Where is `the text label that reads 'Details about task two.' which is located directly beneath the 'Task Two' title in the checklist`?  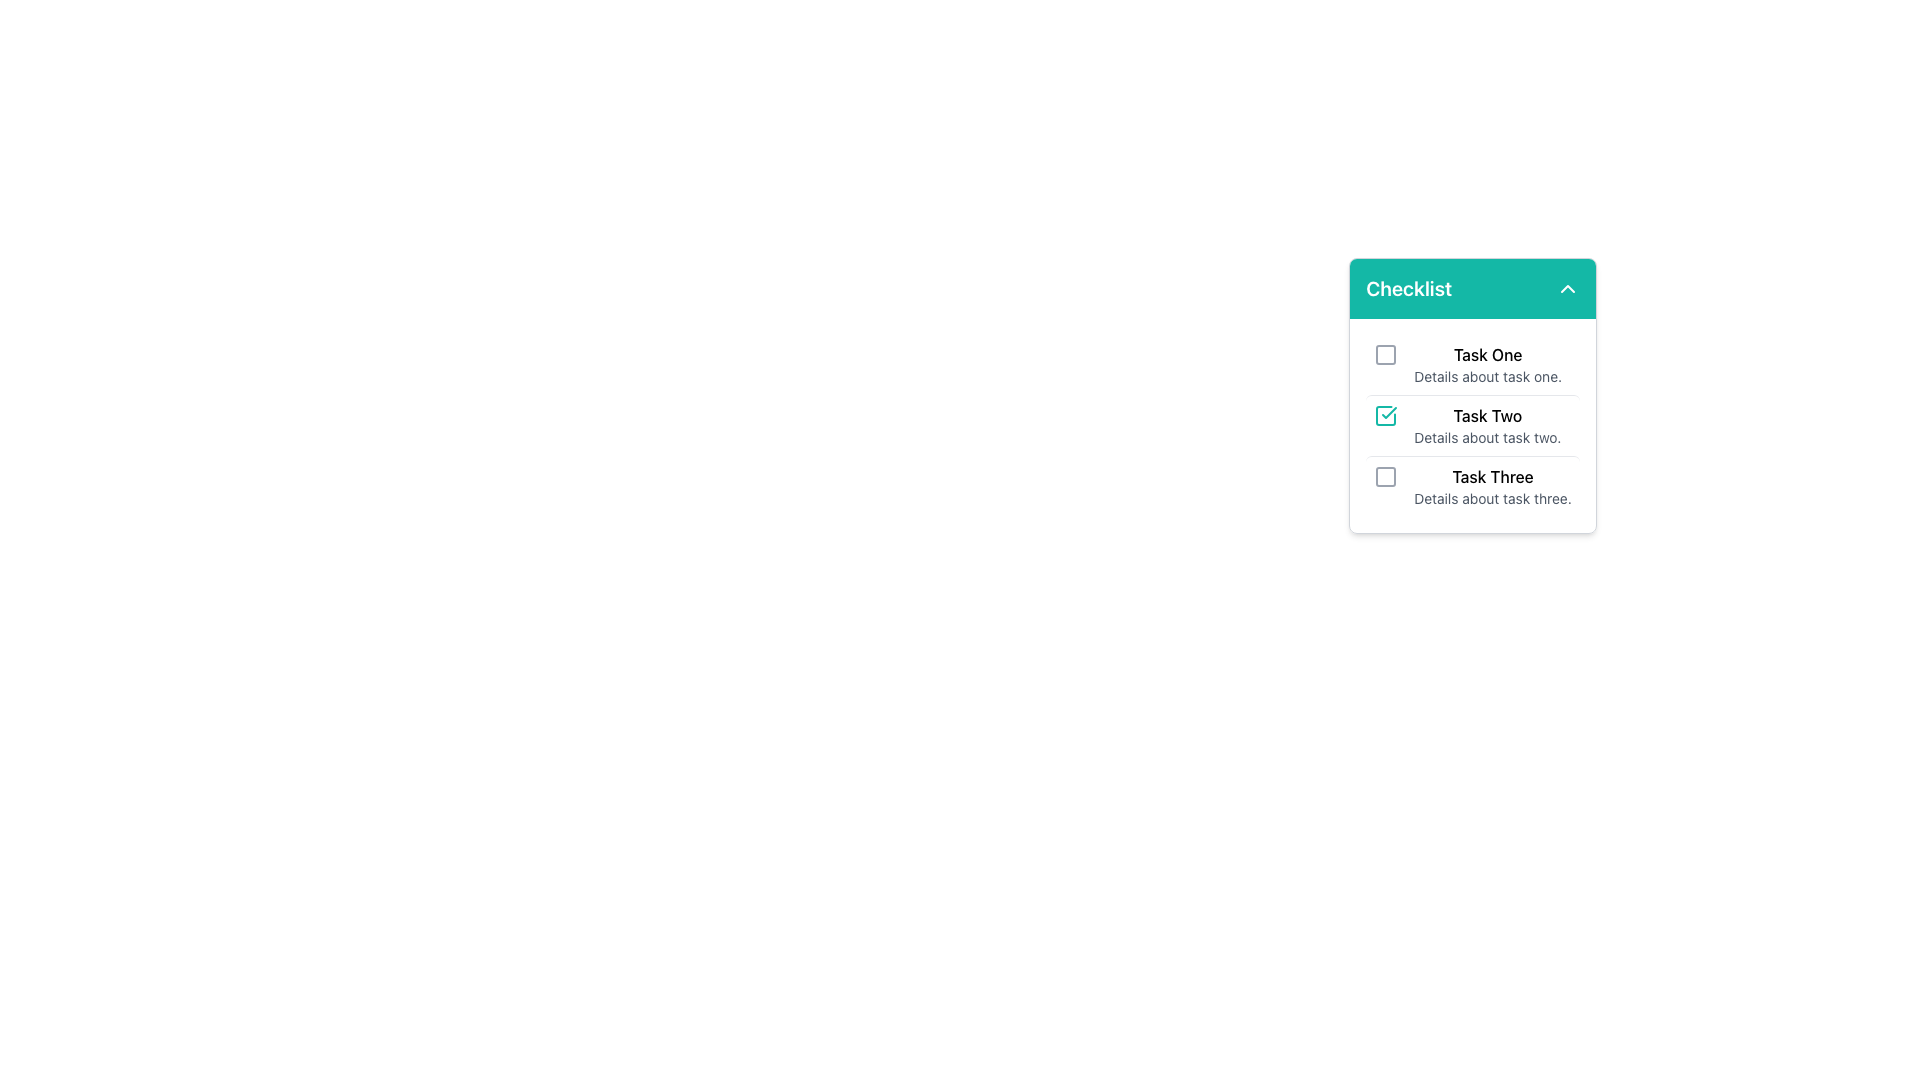
the text label that reads 'Details about task two.' which is located directly beneath the 'Task Two' title in the checklist is located at coordinates (1487, 437).